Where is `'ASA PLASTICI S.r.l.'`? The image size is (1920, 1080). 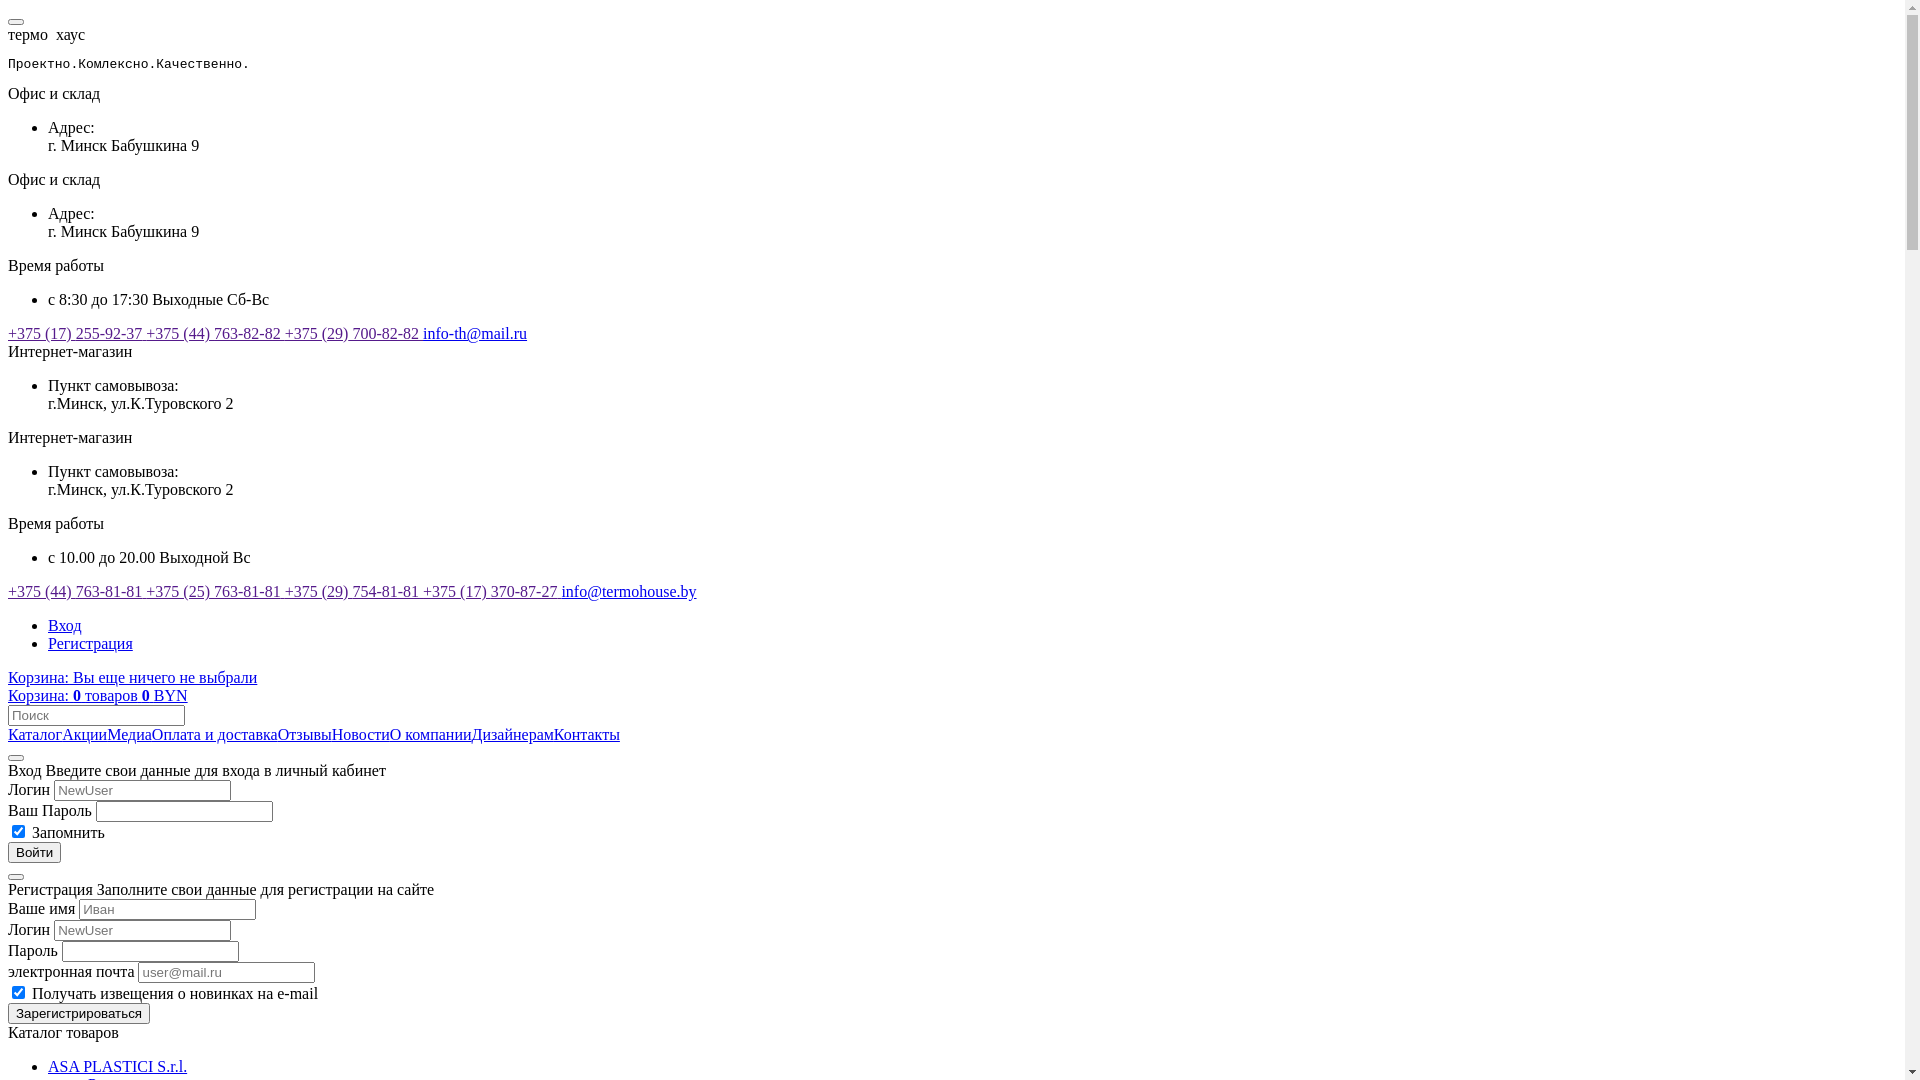 'ASA PLASTICI S.r.l.' is located at coordinates (48, 1065).